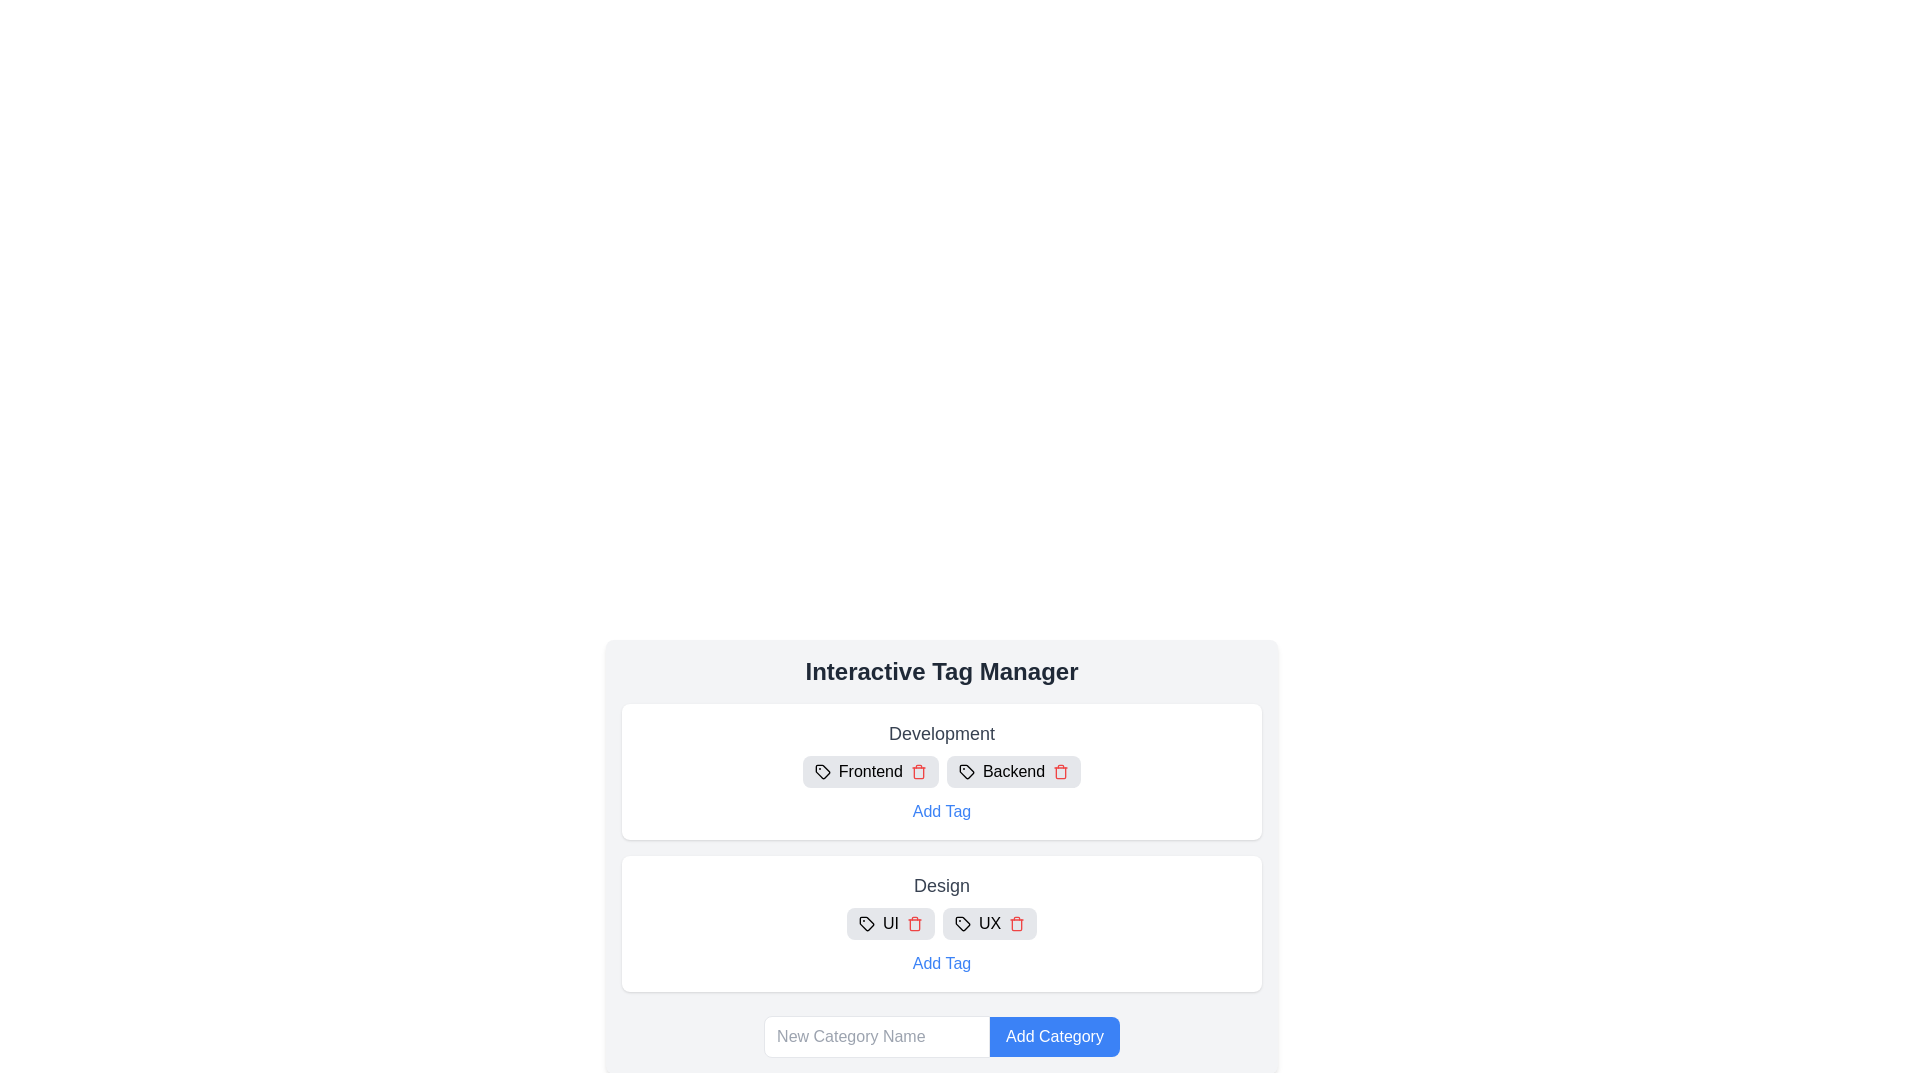  What do you see at coordinates (962, 924) in the screenshot?
I see `the tag icon representing 'UX' in the 'Design' category` at bounding box center [962, 924].